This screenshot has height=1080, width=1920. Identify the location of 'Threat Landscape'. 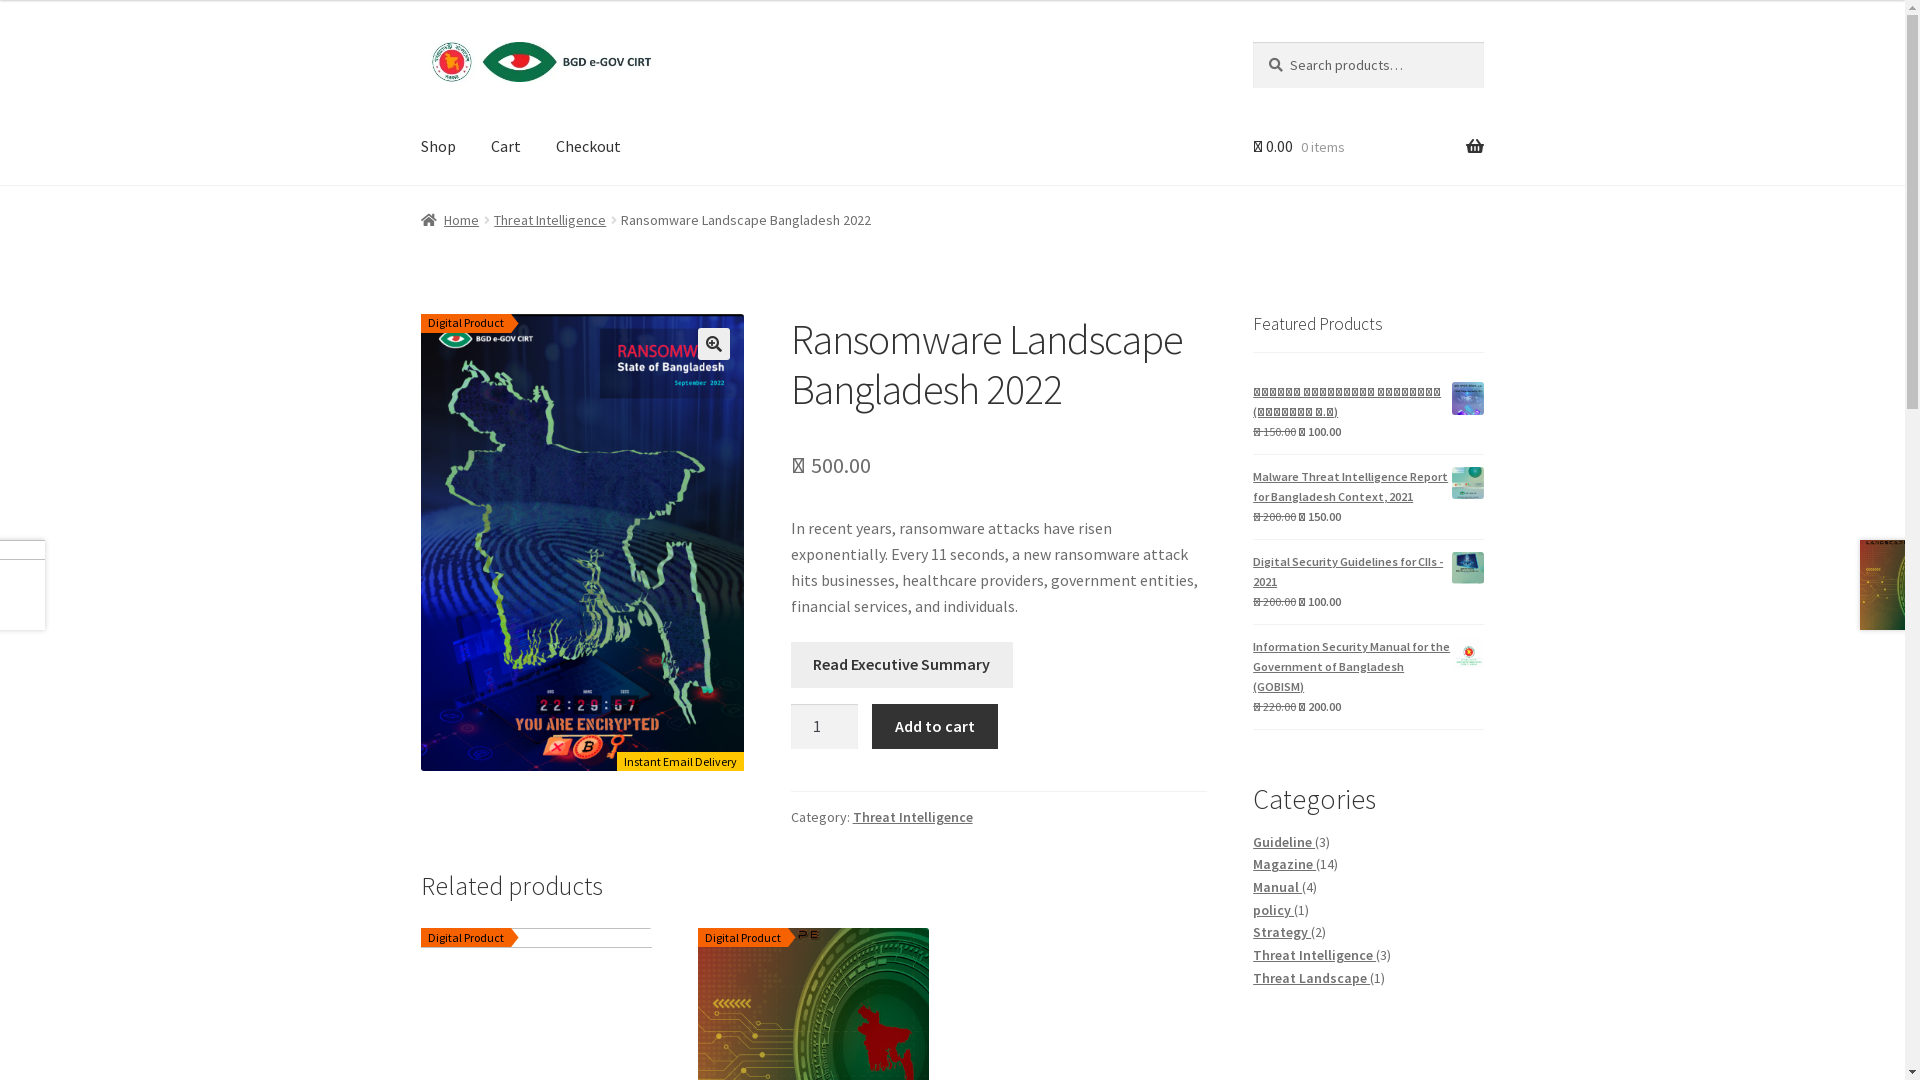
(1251, 977).